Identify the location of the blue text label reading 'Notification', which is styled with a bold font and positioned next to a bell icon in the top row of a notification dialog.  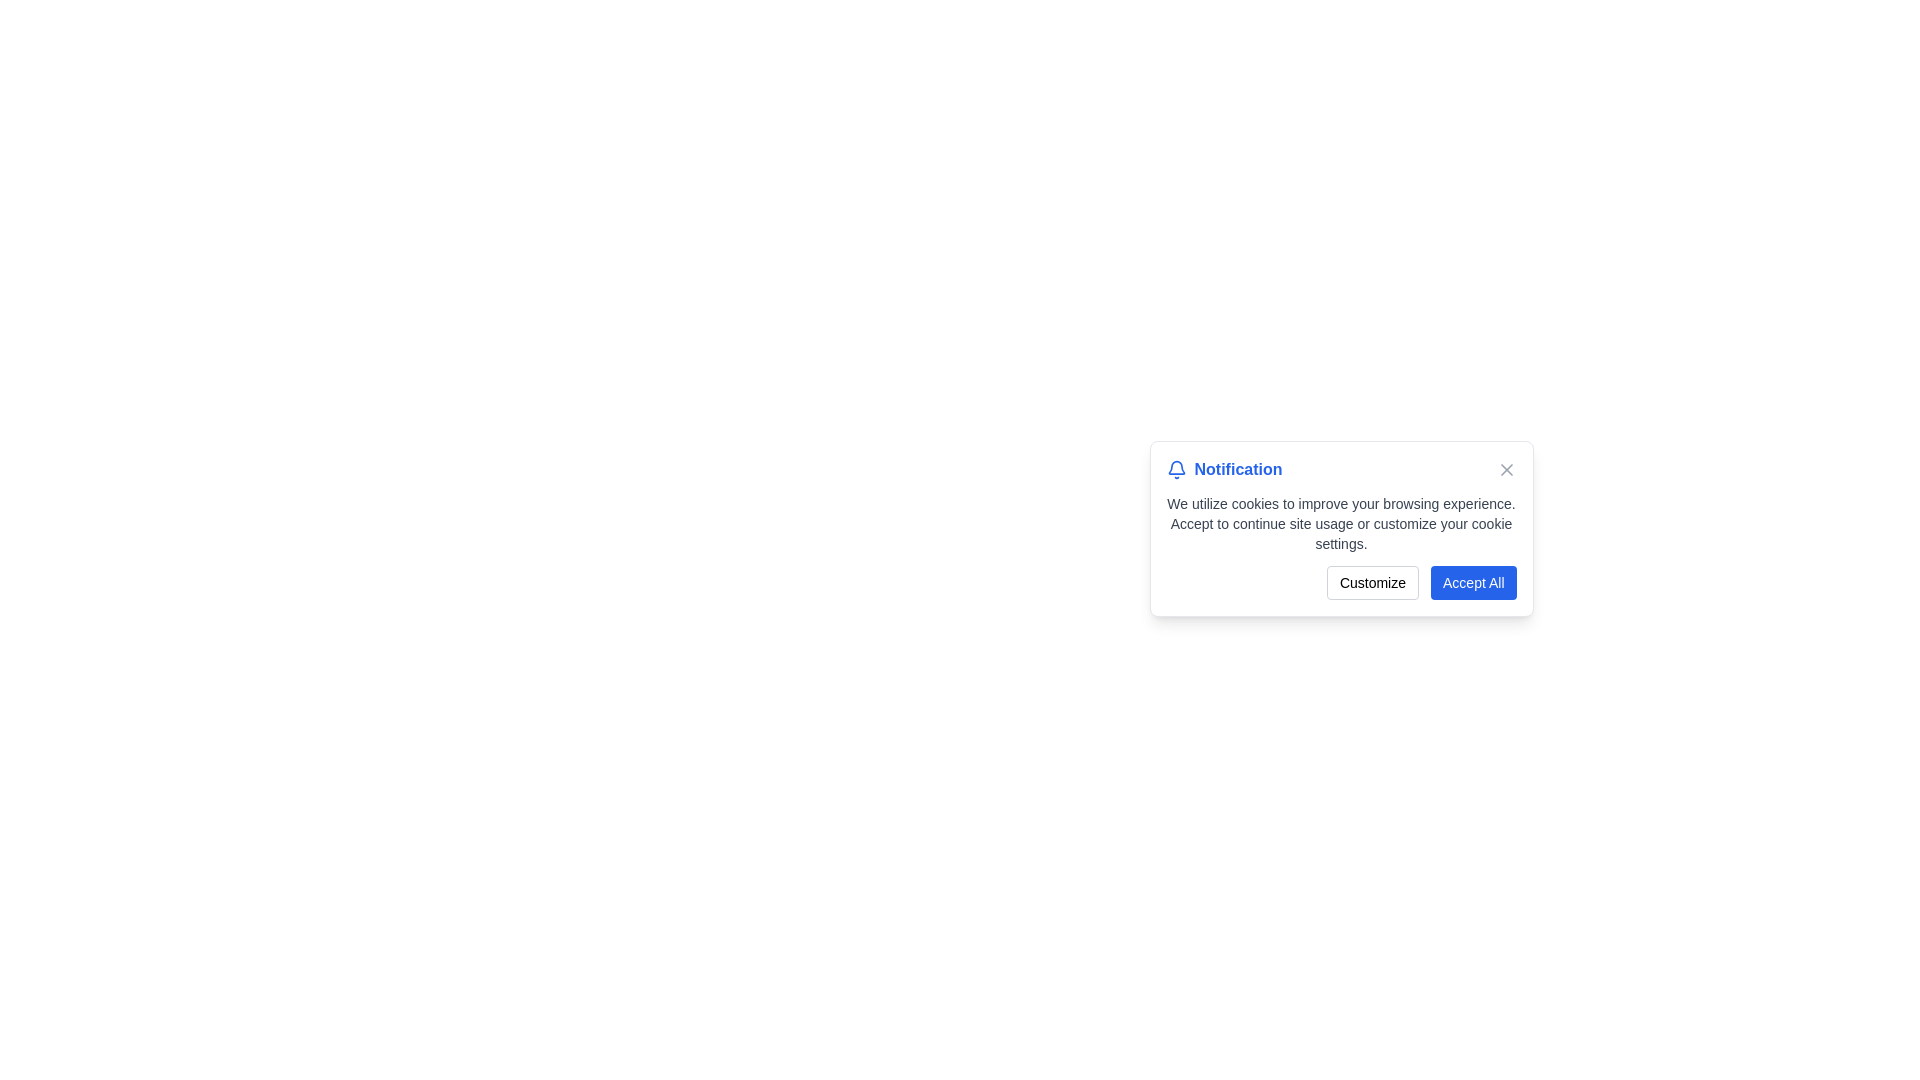
(1237, 470).